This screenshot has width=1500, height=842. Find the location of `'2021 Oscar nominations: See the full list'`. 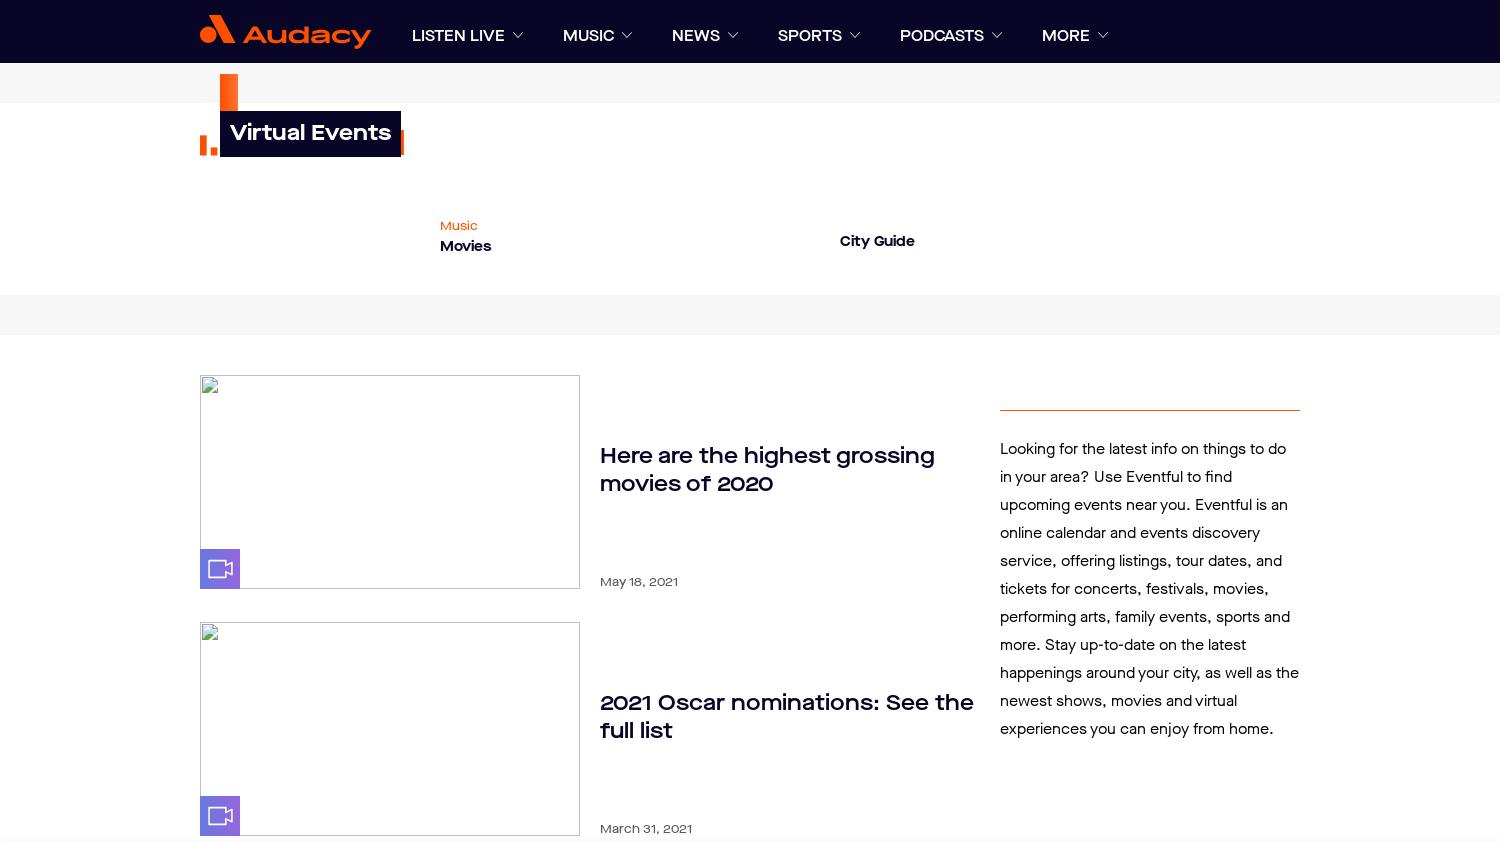

'2021 Oscar nominations: See the full list' is located at coordinates (787, 716).